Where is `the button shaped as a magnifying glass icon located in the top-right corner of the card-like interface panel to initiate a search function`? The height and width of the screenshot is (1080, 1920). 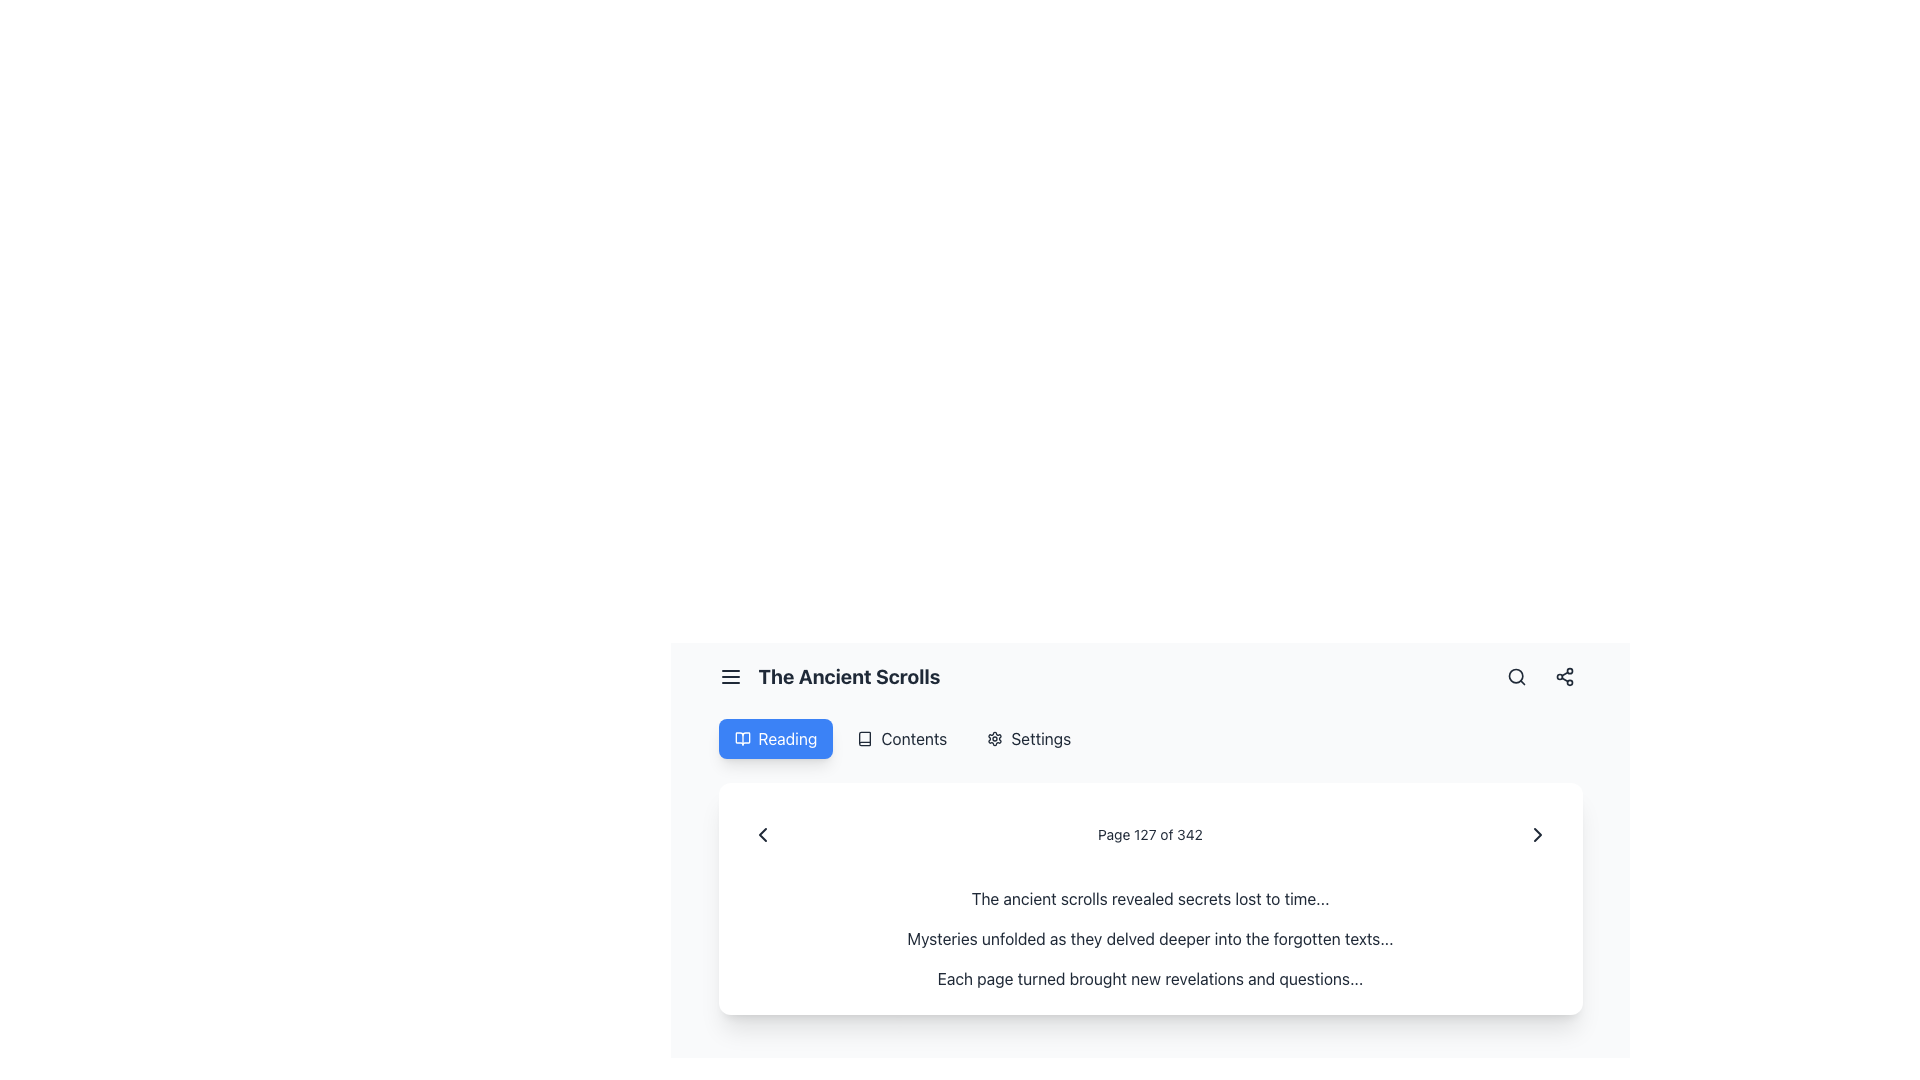
the button shaped as a magnifying glass icon located in the top-right corner of the card-like interface panel to initiate a search function is located at coordinates (1516, 676).